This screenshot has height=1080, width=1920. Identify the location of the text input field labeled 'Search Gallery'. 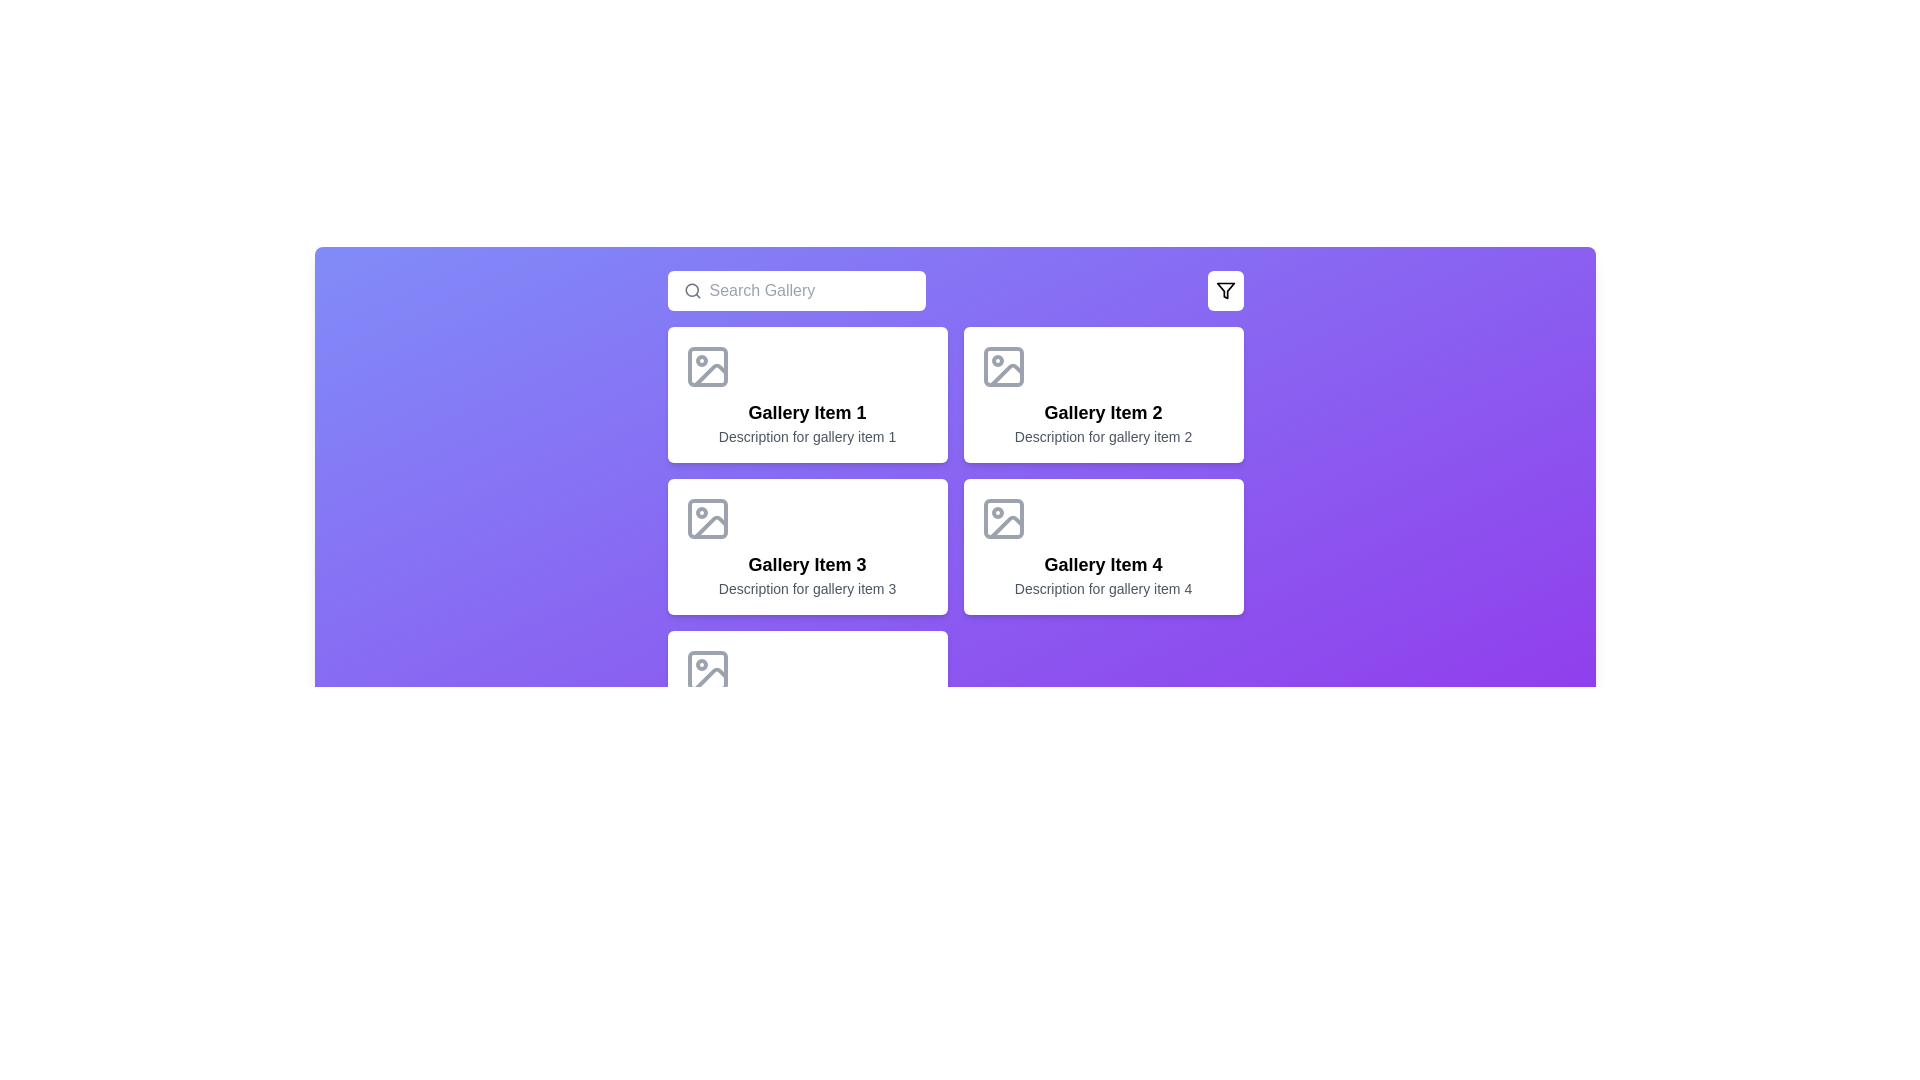
(809, 290).